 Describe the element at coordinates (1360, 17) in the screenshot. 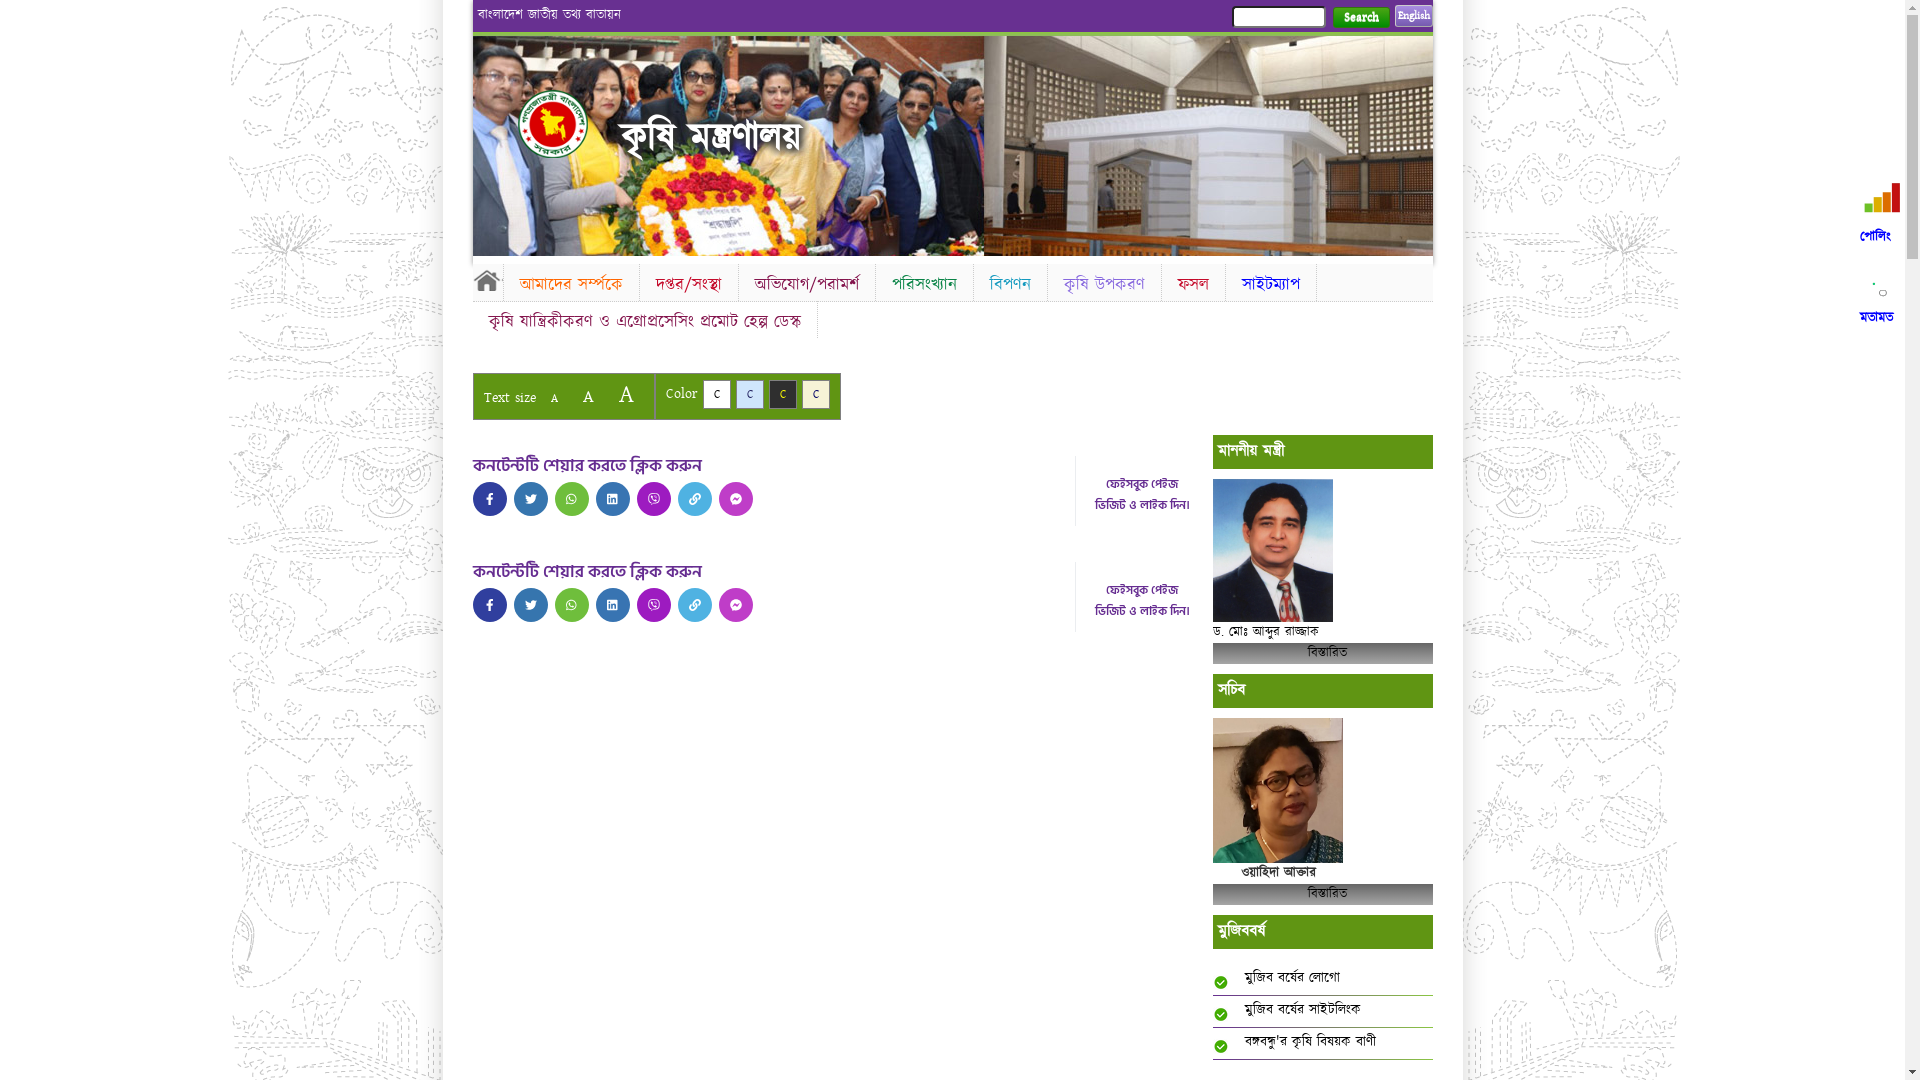

I see `'Search'` at that location.